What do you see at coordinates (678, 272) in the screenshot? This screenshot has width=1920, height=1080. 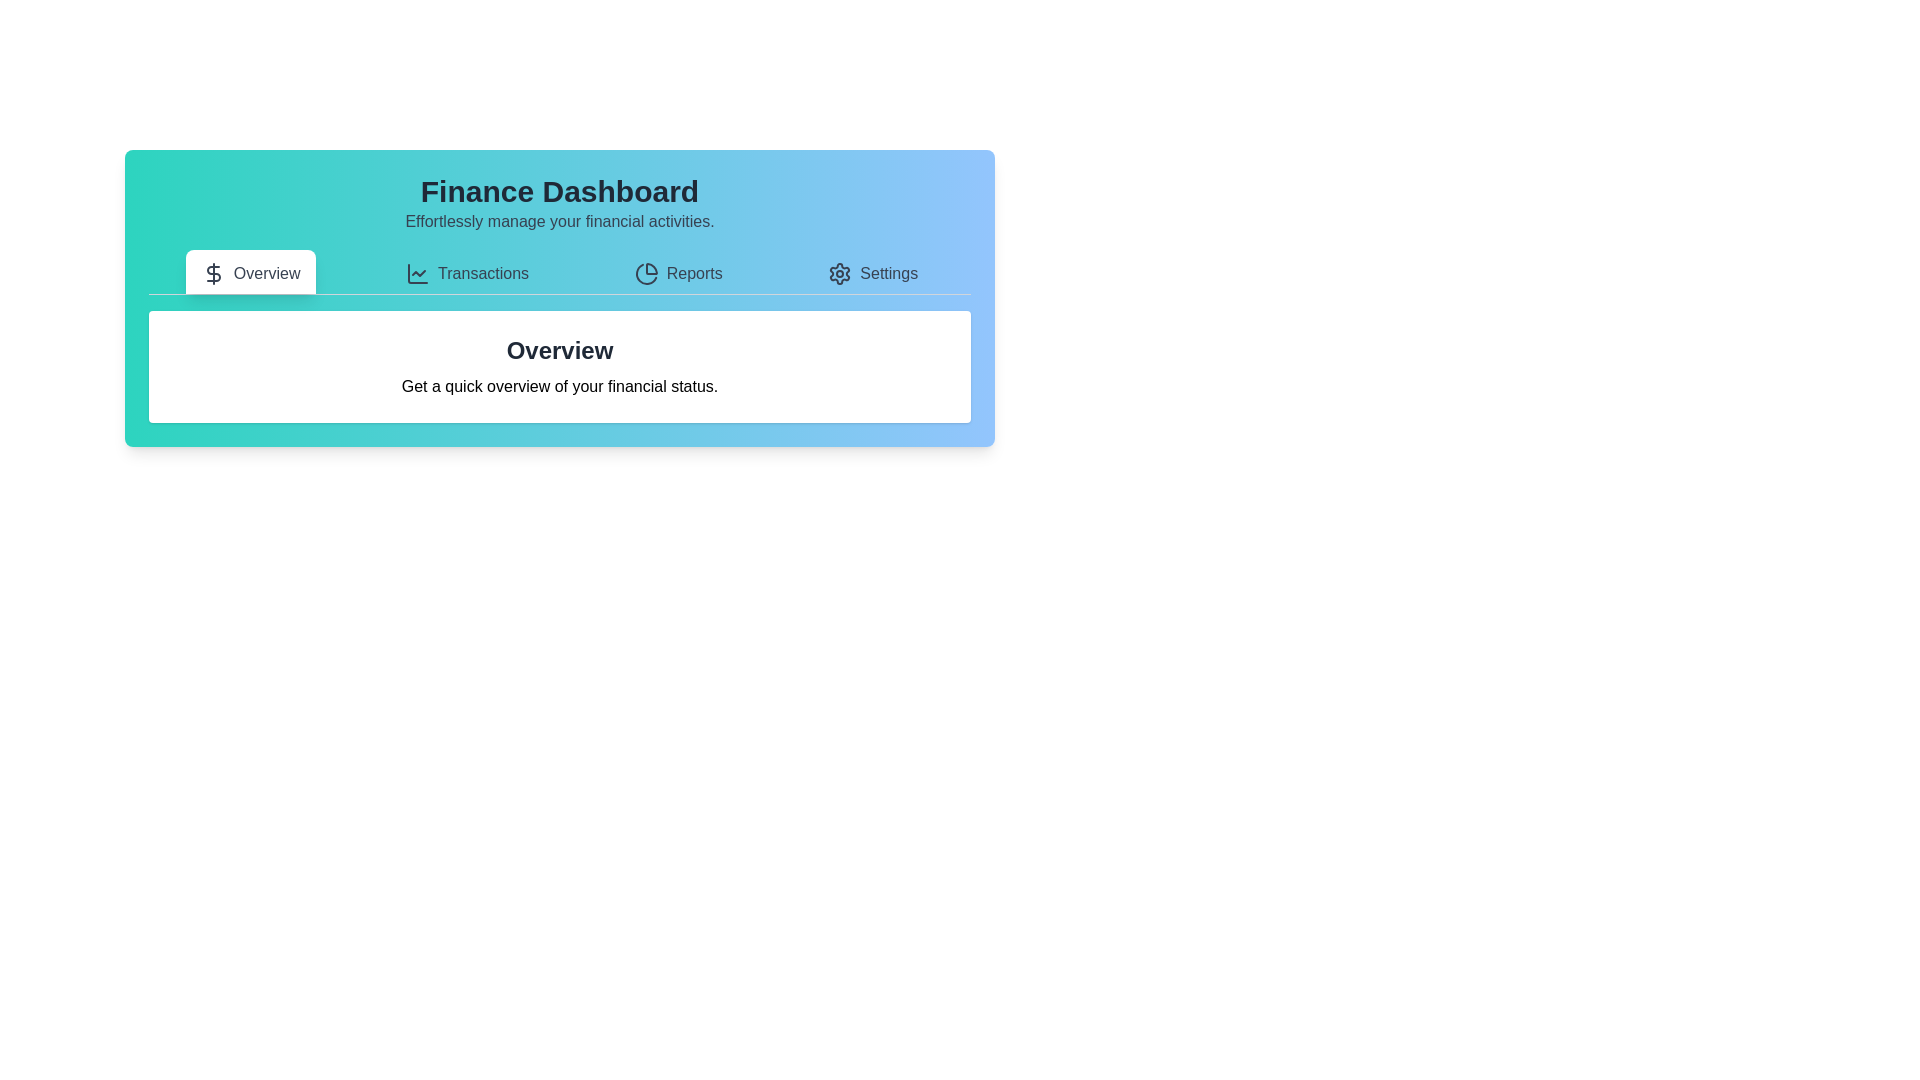 I see `the tab labeled Reports to view its content` at bounding box center [678, 272].